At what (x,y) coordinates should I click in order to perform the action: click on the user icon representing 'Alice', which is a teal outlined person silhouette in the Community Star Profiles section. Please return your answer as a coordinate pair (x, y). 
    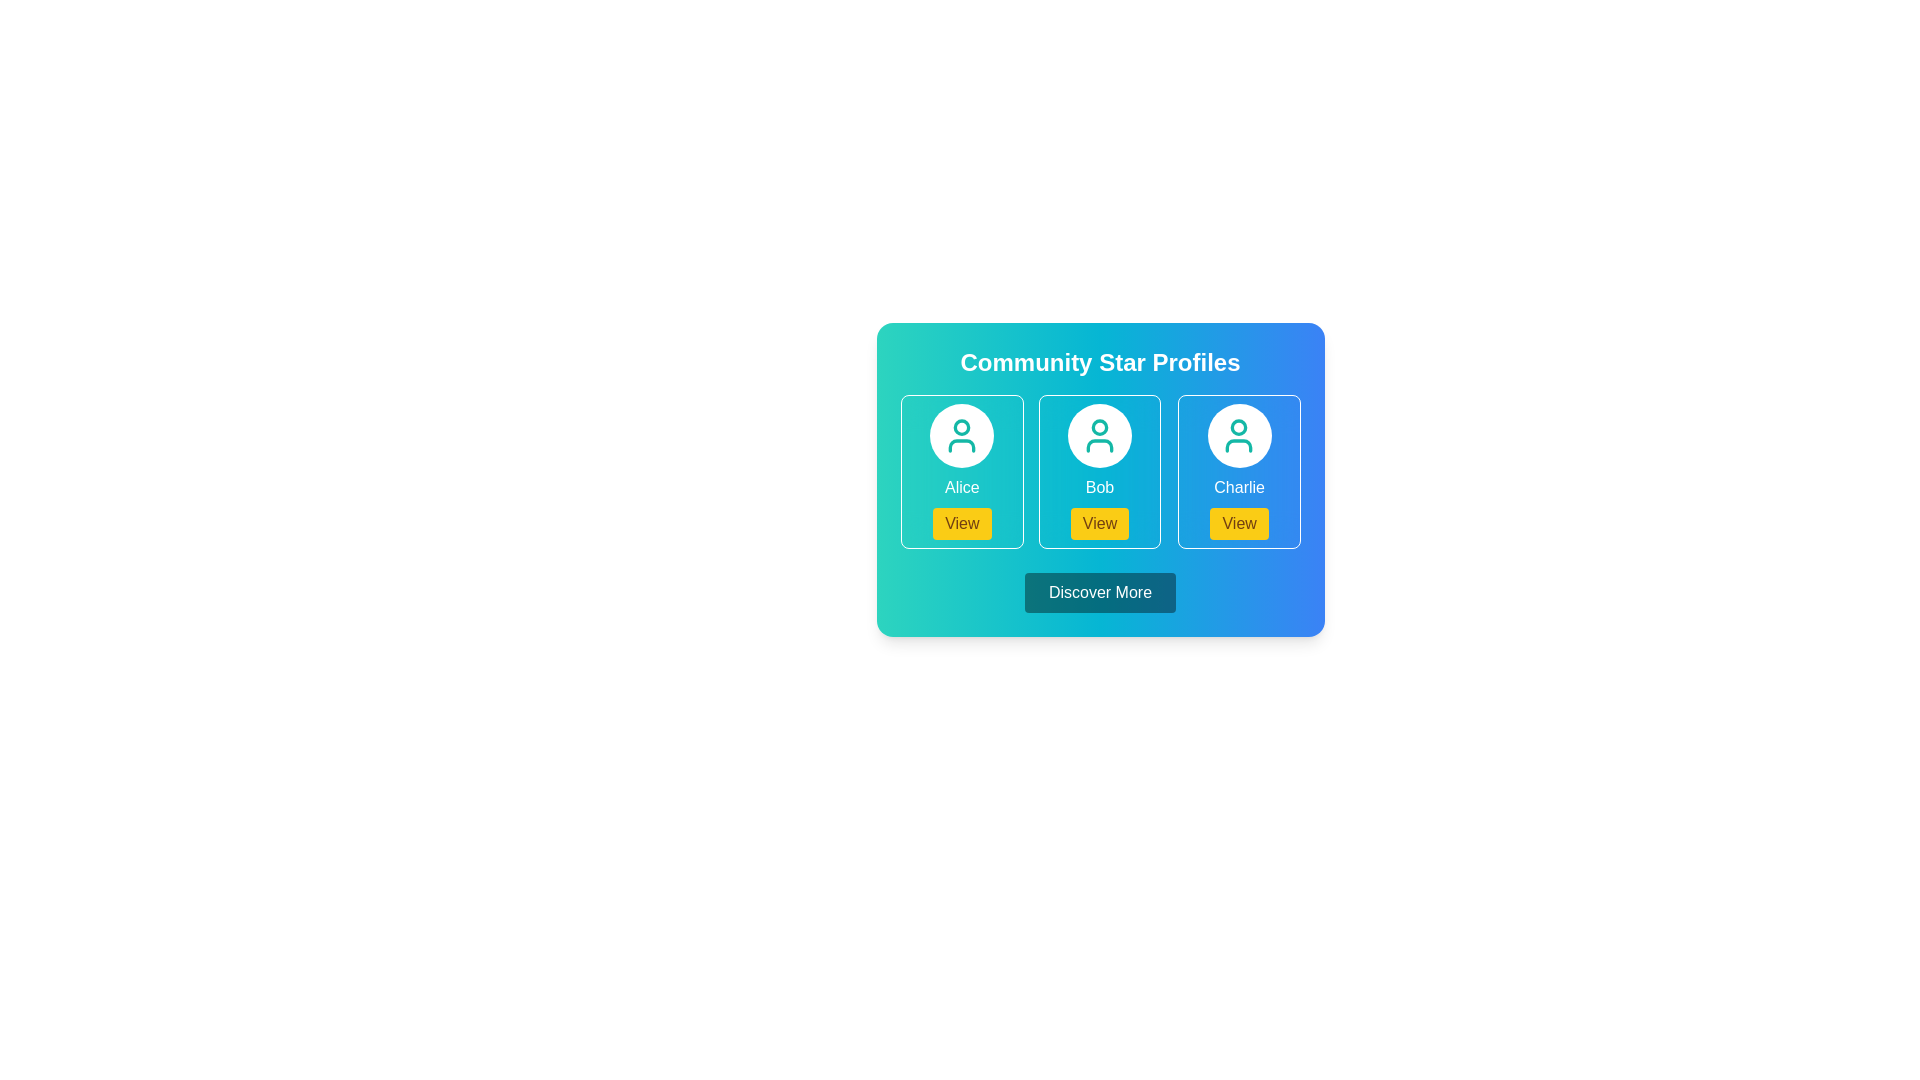
    Looking at the image, I should click on (961, 434).